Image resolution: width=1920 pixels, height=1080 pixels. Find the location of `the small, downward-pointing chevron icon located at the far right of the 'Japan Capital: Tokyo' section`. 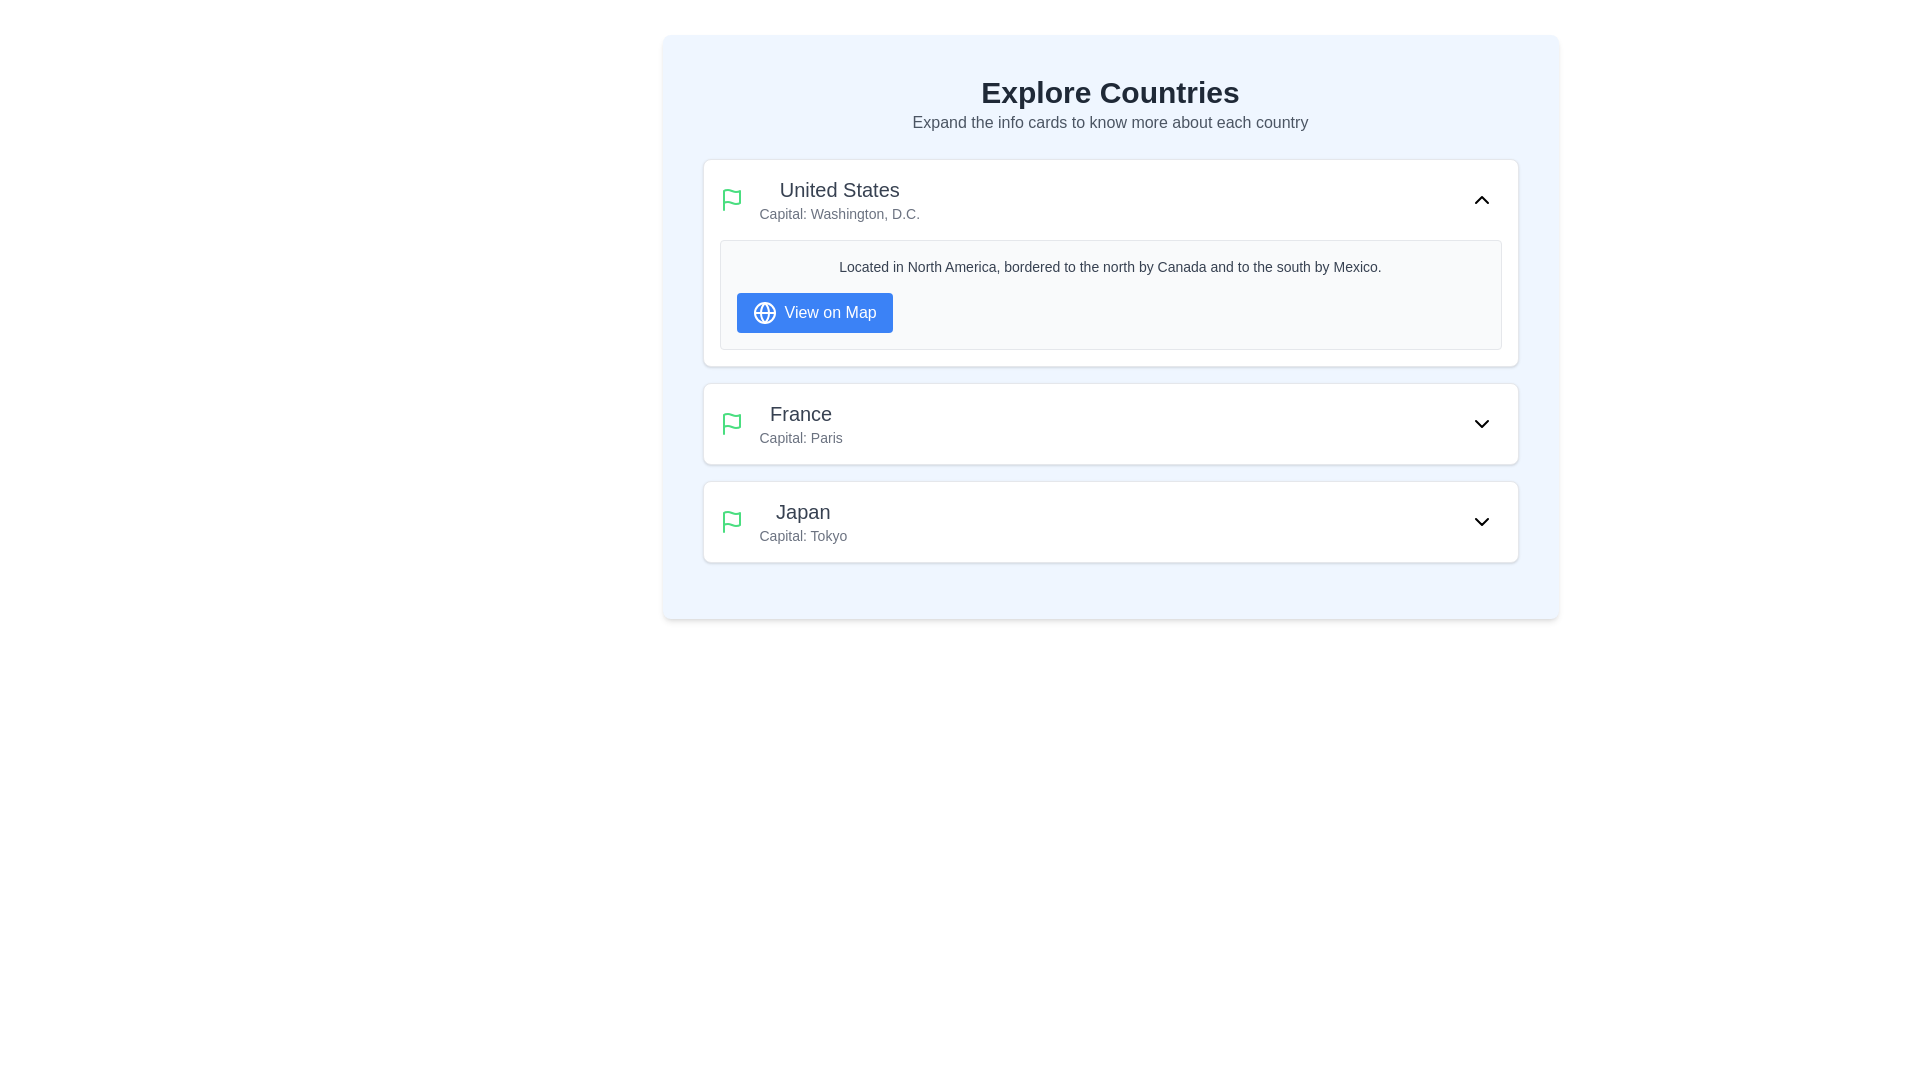

the small, downward-pointing chevron icon located at the far right of the 'Japan Capital: Tokyo' section is located at coordinates (1481, 520).